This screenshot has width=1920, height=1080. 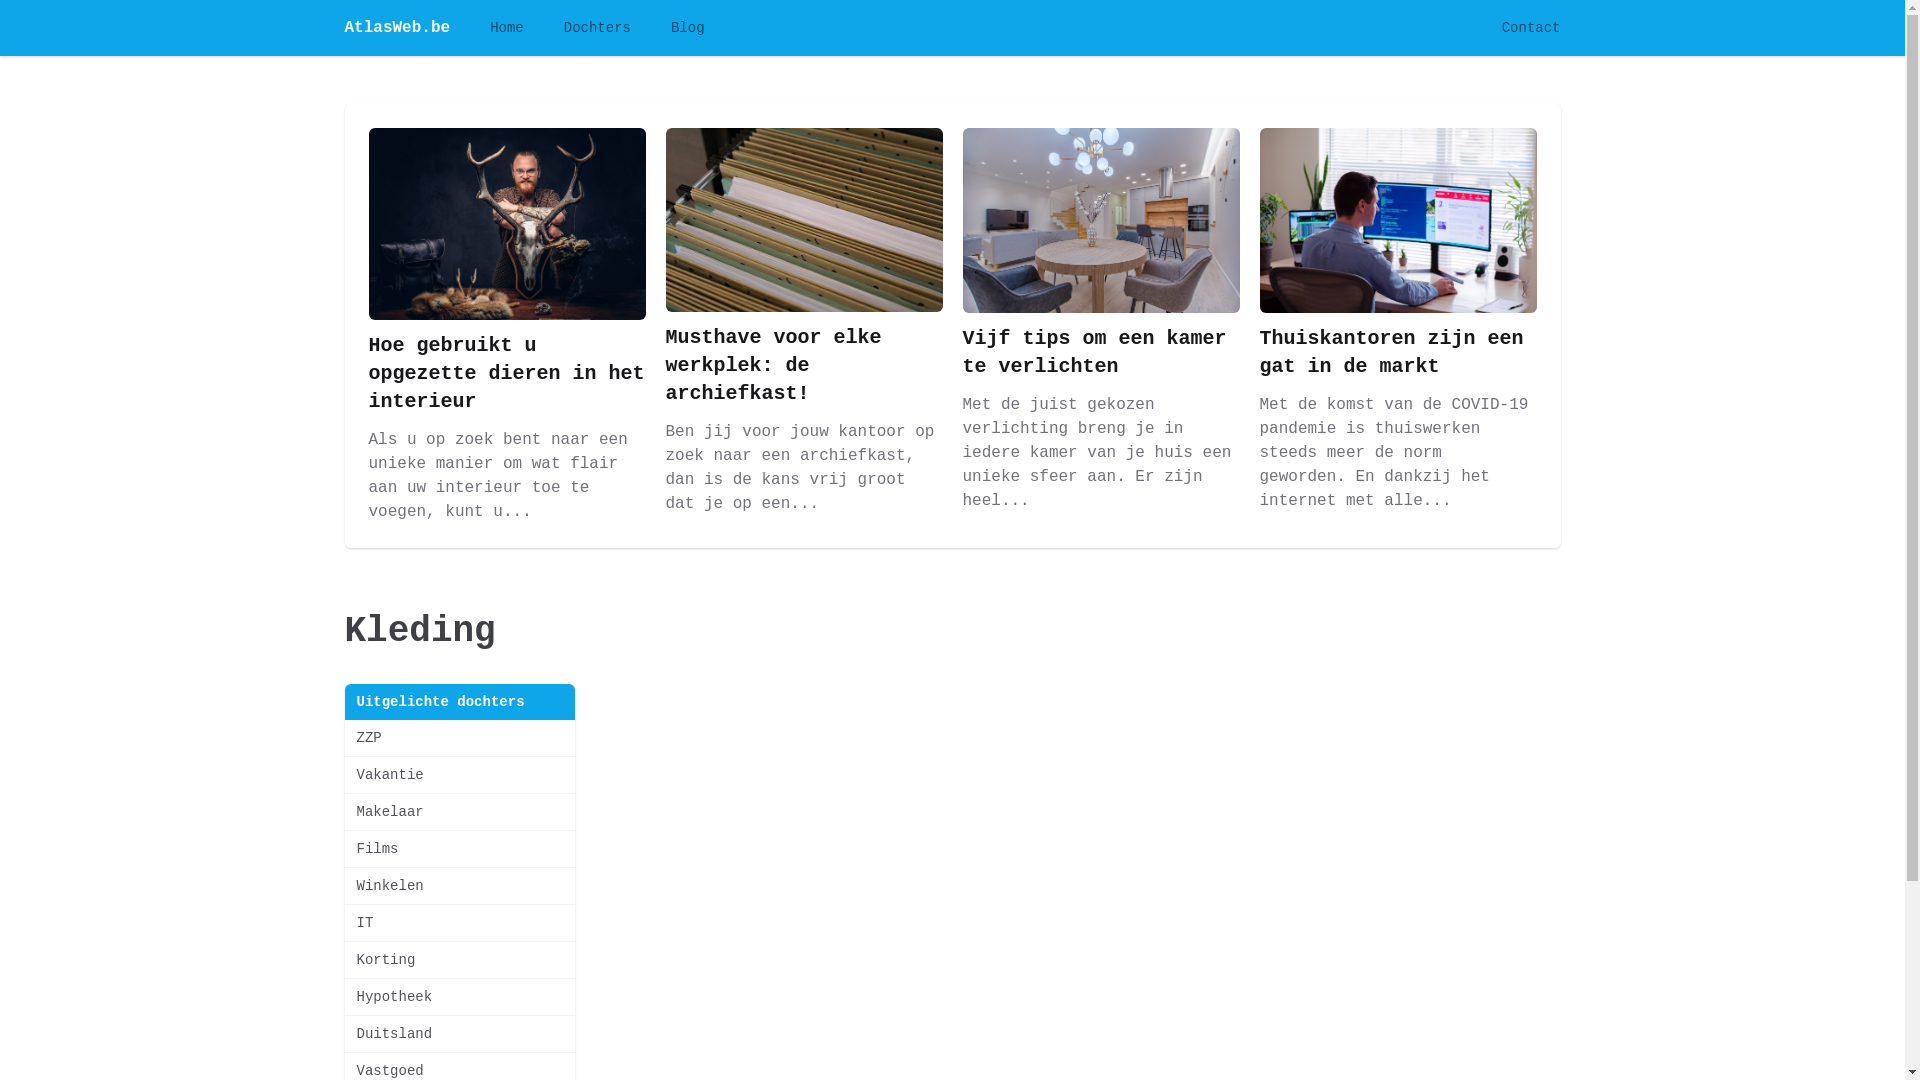 What do you see at coordinates (458, 959) in the screenshot?
I see `'Korting'` at bounding box center [458, 959].